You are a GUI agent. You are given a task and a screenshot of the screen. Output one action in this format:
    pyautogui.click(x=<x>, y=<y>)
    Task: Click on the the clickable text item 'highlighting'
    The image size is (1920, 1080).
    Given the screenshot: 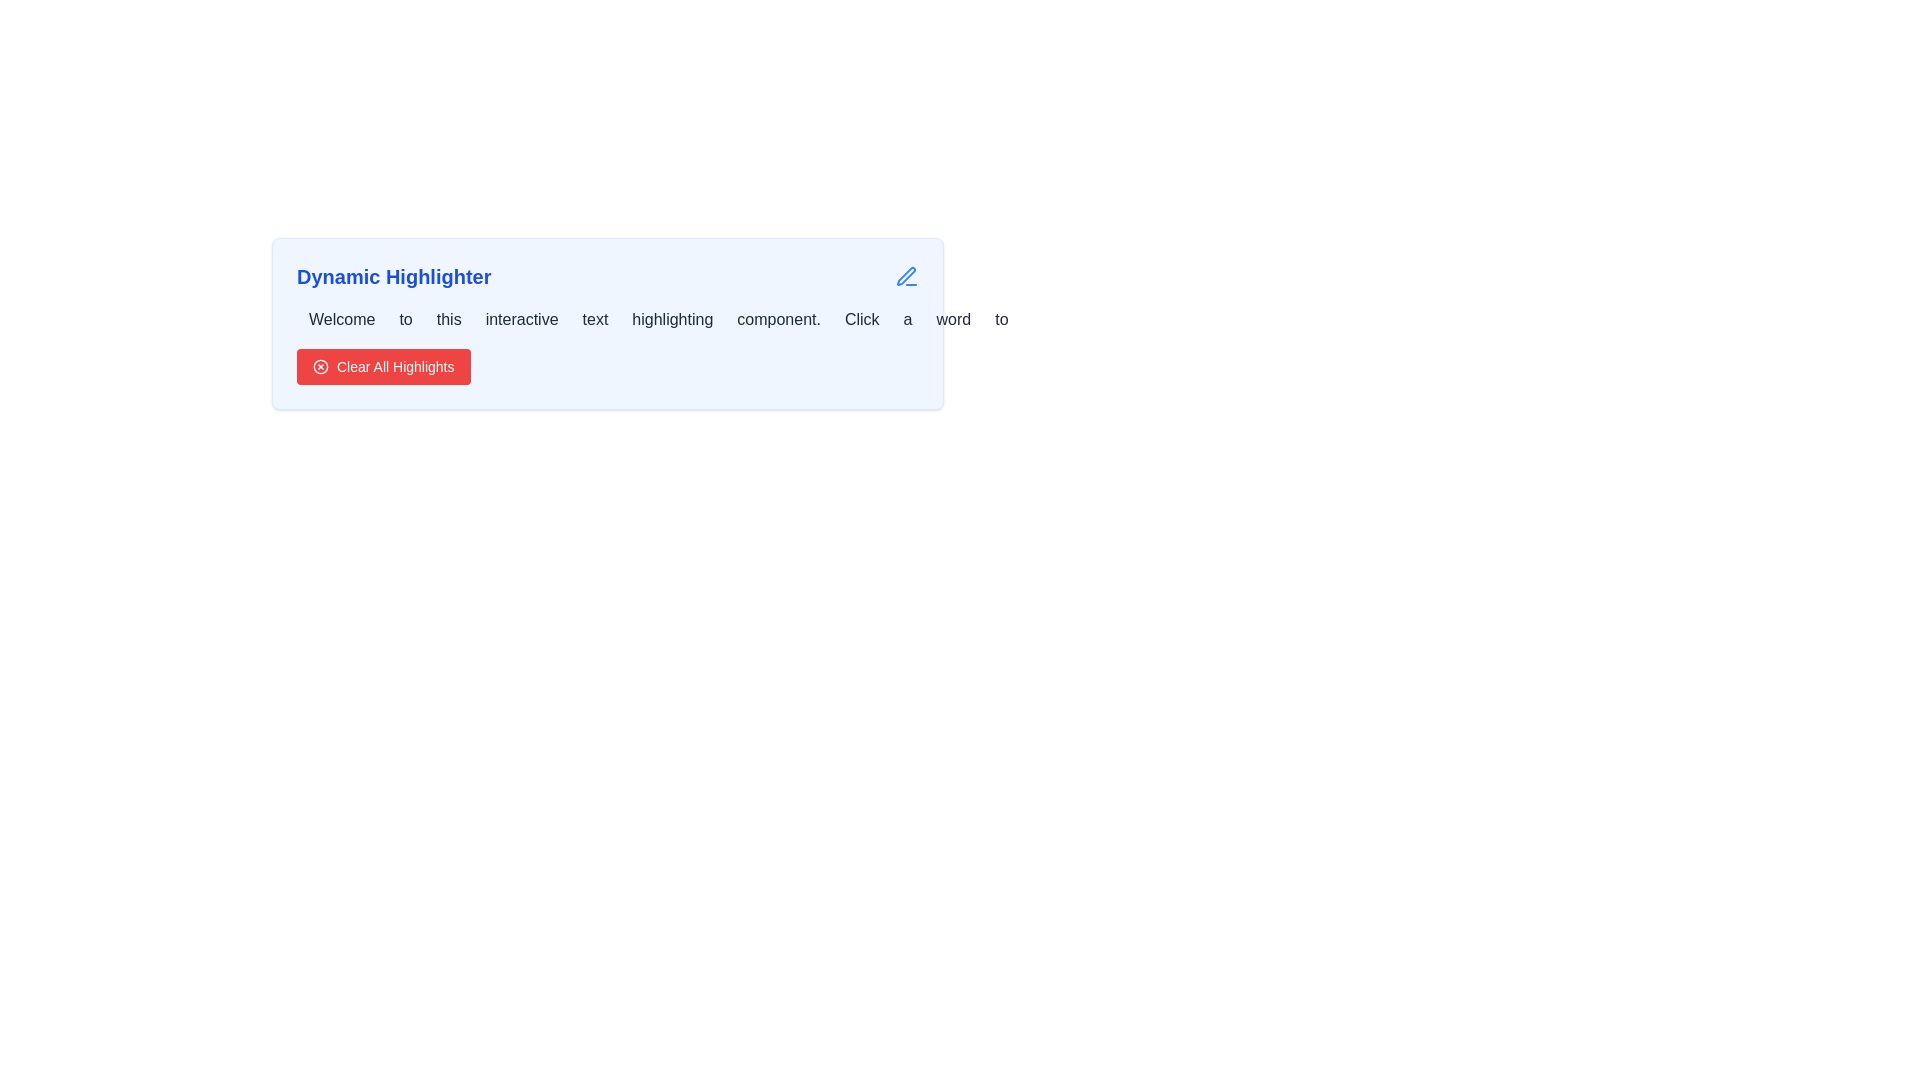 What is the action you would take?
    pyautogui.click(x=672, y=318)
    